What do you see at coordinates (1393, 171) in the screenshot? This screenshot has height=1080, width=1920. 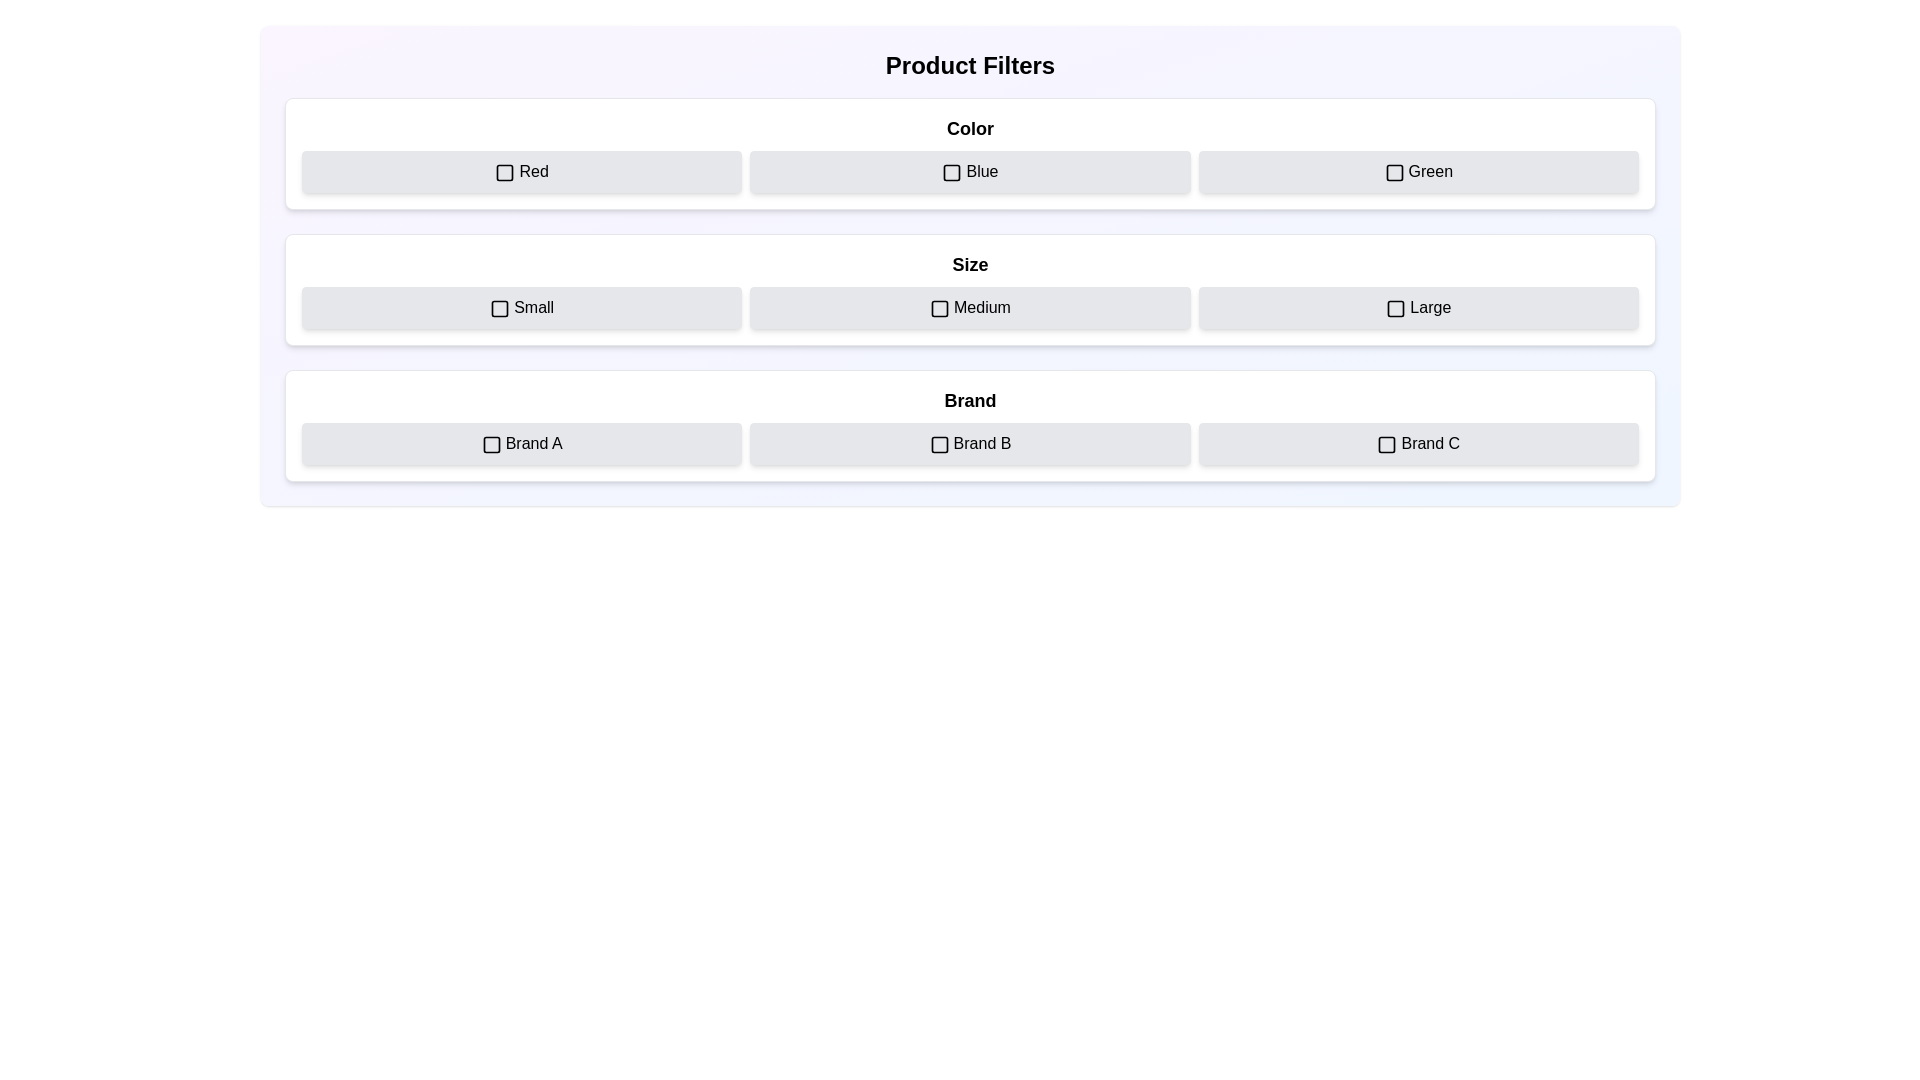 I see `the checkbox indicator for the 'Green' selection in the 'Color' filter section` at bounding box center [1393, 171].